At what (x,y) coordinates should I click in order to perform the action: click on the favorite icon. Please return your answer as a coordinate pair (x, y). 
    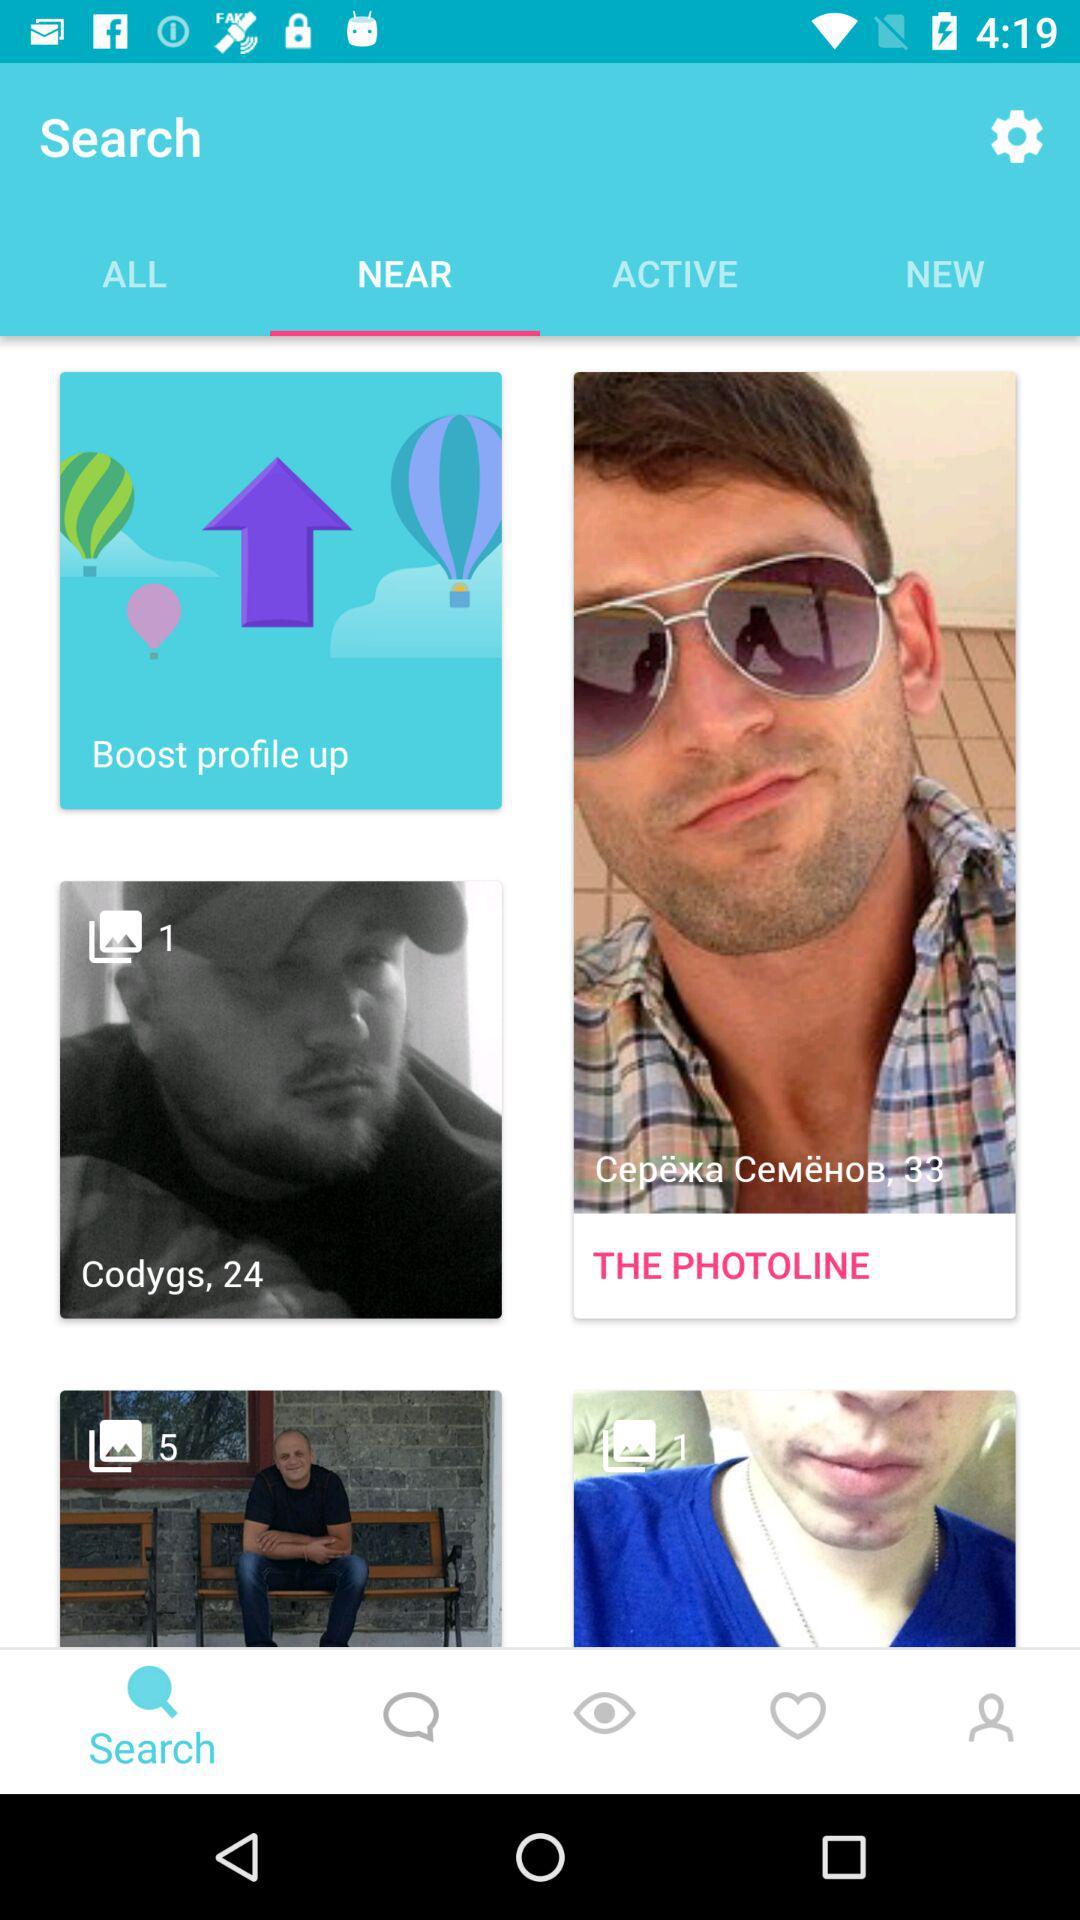
    Looking at the image, I should click on (797, 1721).